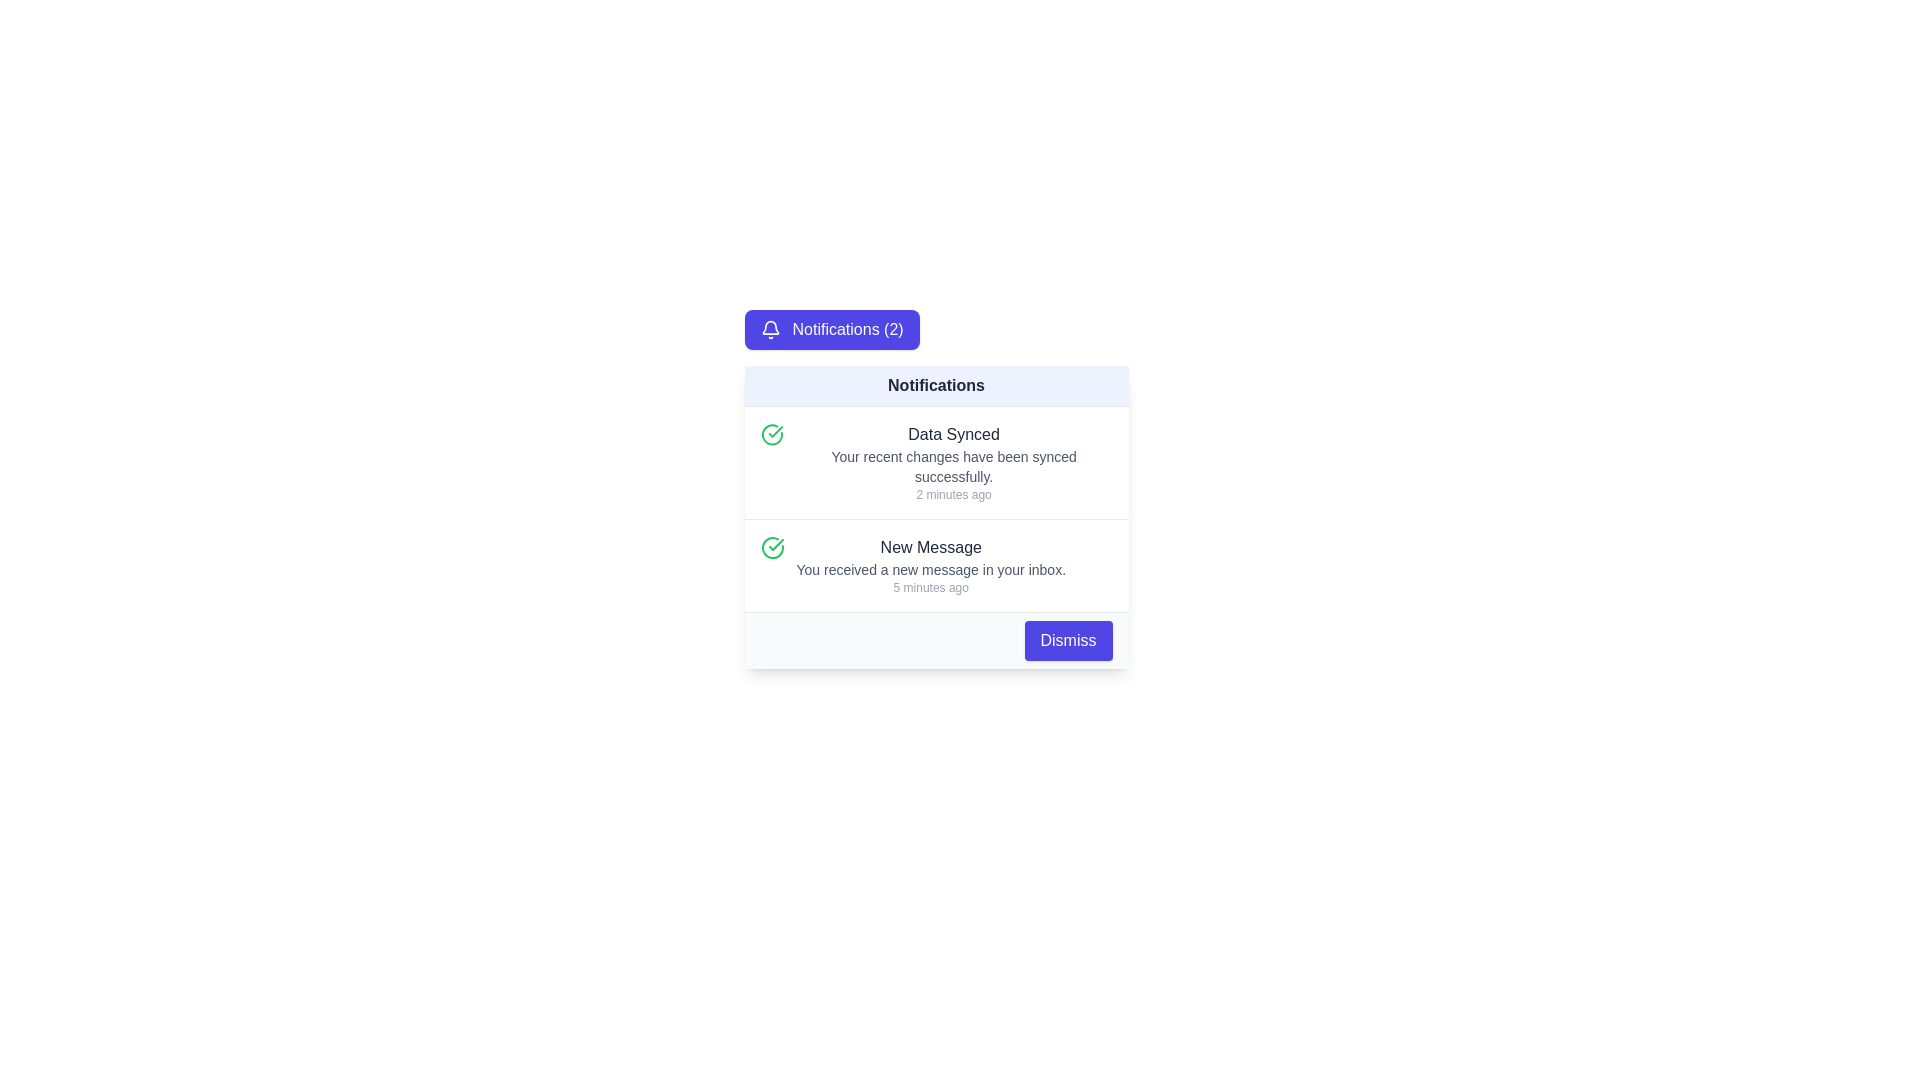 Image resolution: width=1920 pixels, height=1080 pixels. I want to click on the green circular checkmark icon located to the left of the text 'New Message' in the notification panel, so click(771, 433).